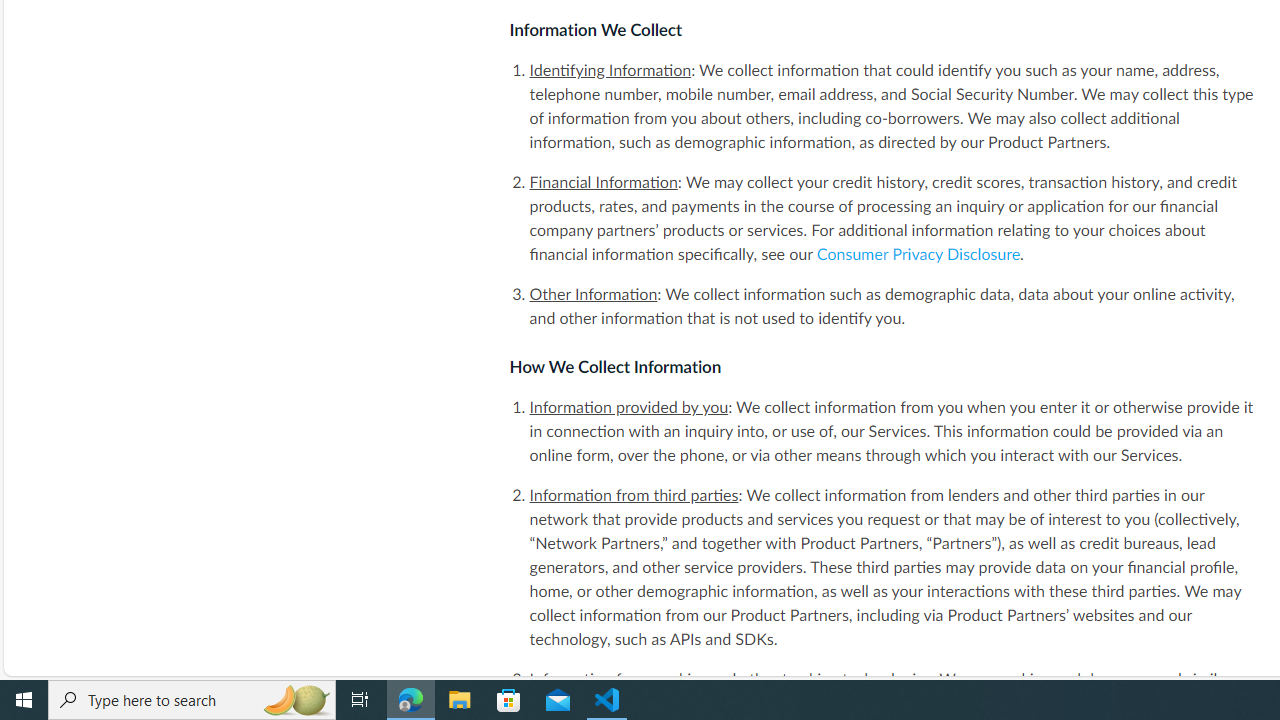  I want to click on 'Consumer Privacy Disclosure', so click(918, 253).